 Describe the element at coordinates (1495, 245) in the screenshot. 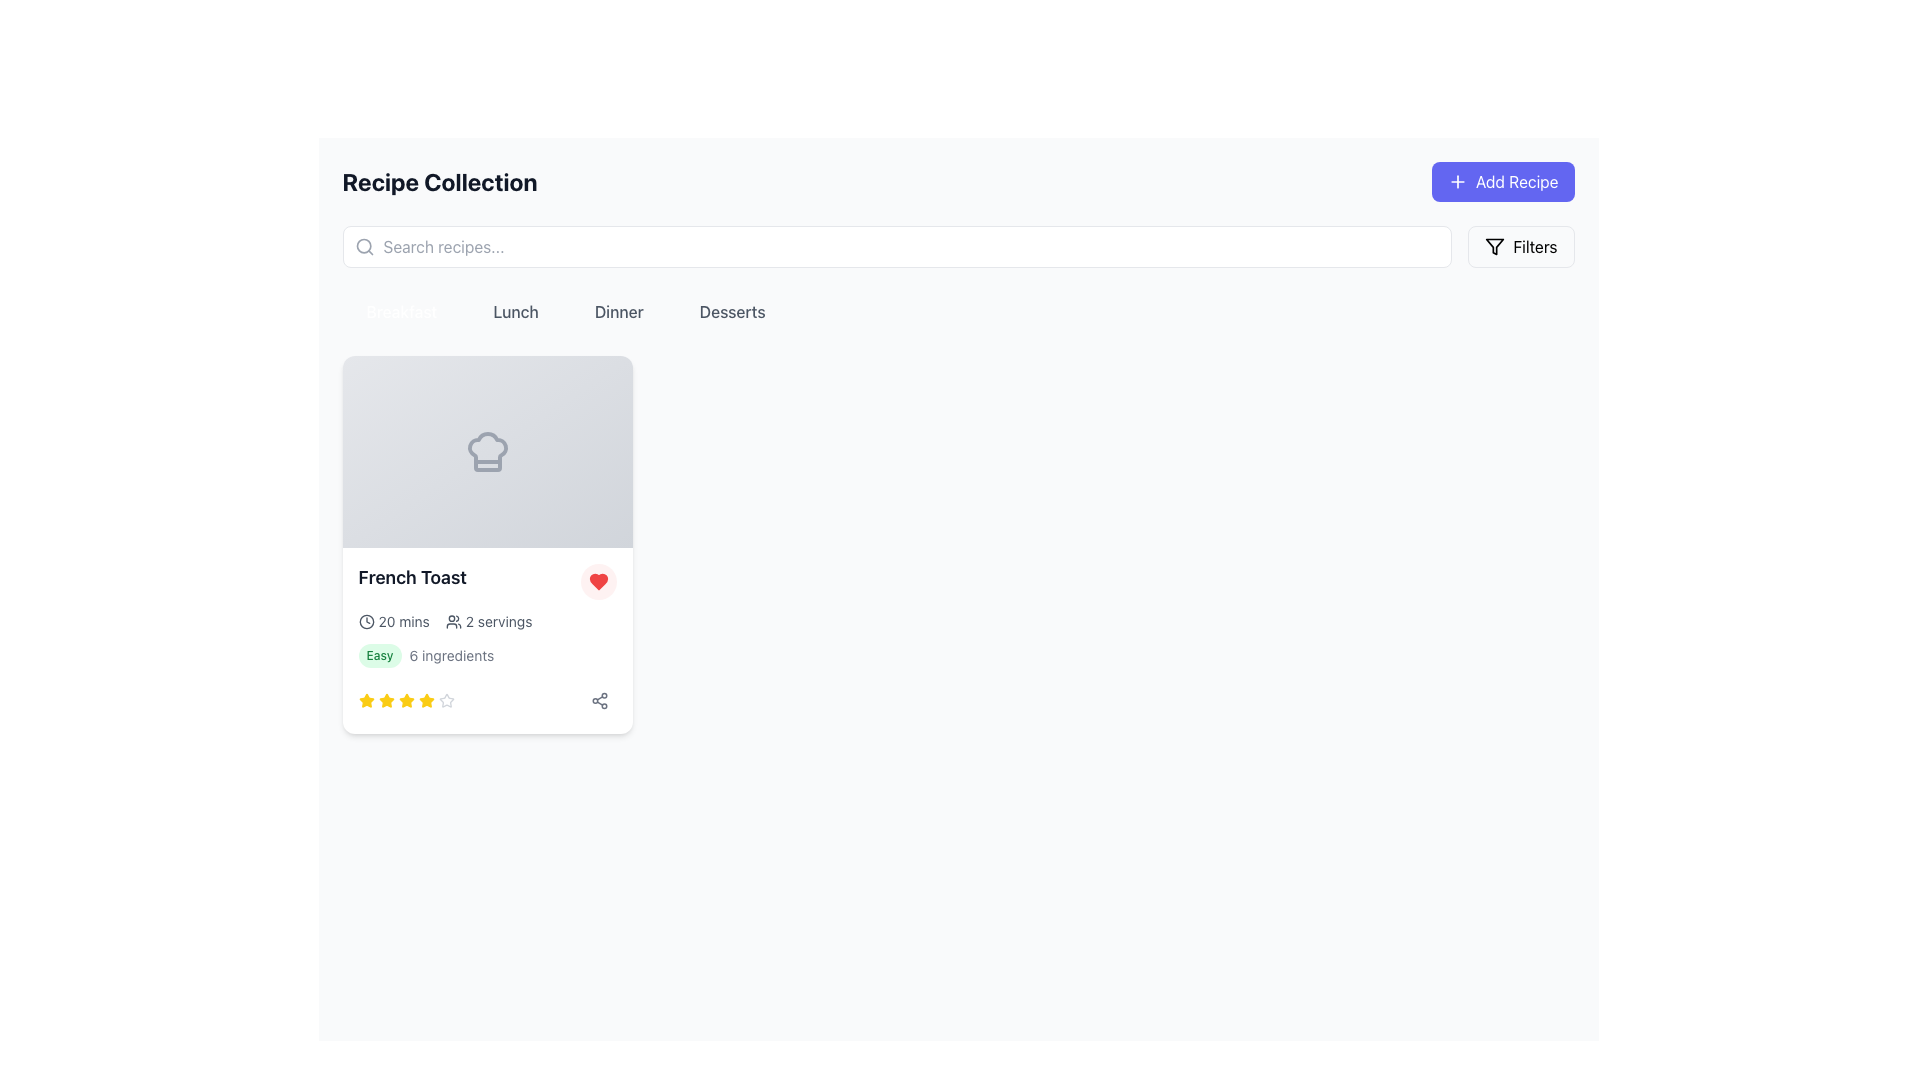

I see `the small triangular filter icon, which is styled in a black outline on a white background and is located within the 'Filters' button at the top-right corner of the interface` at that location.